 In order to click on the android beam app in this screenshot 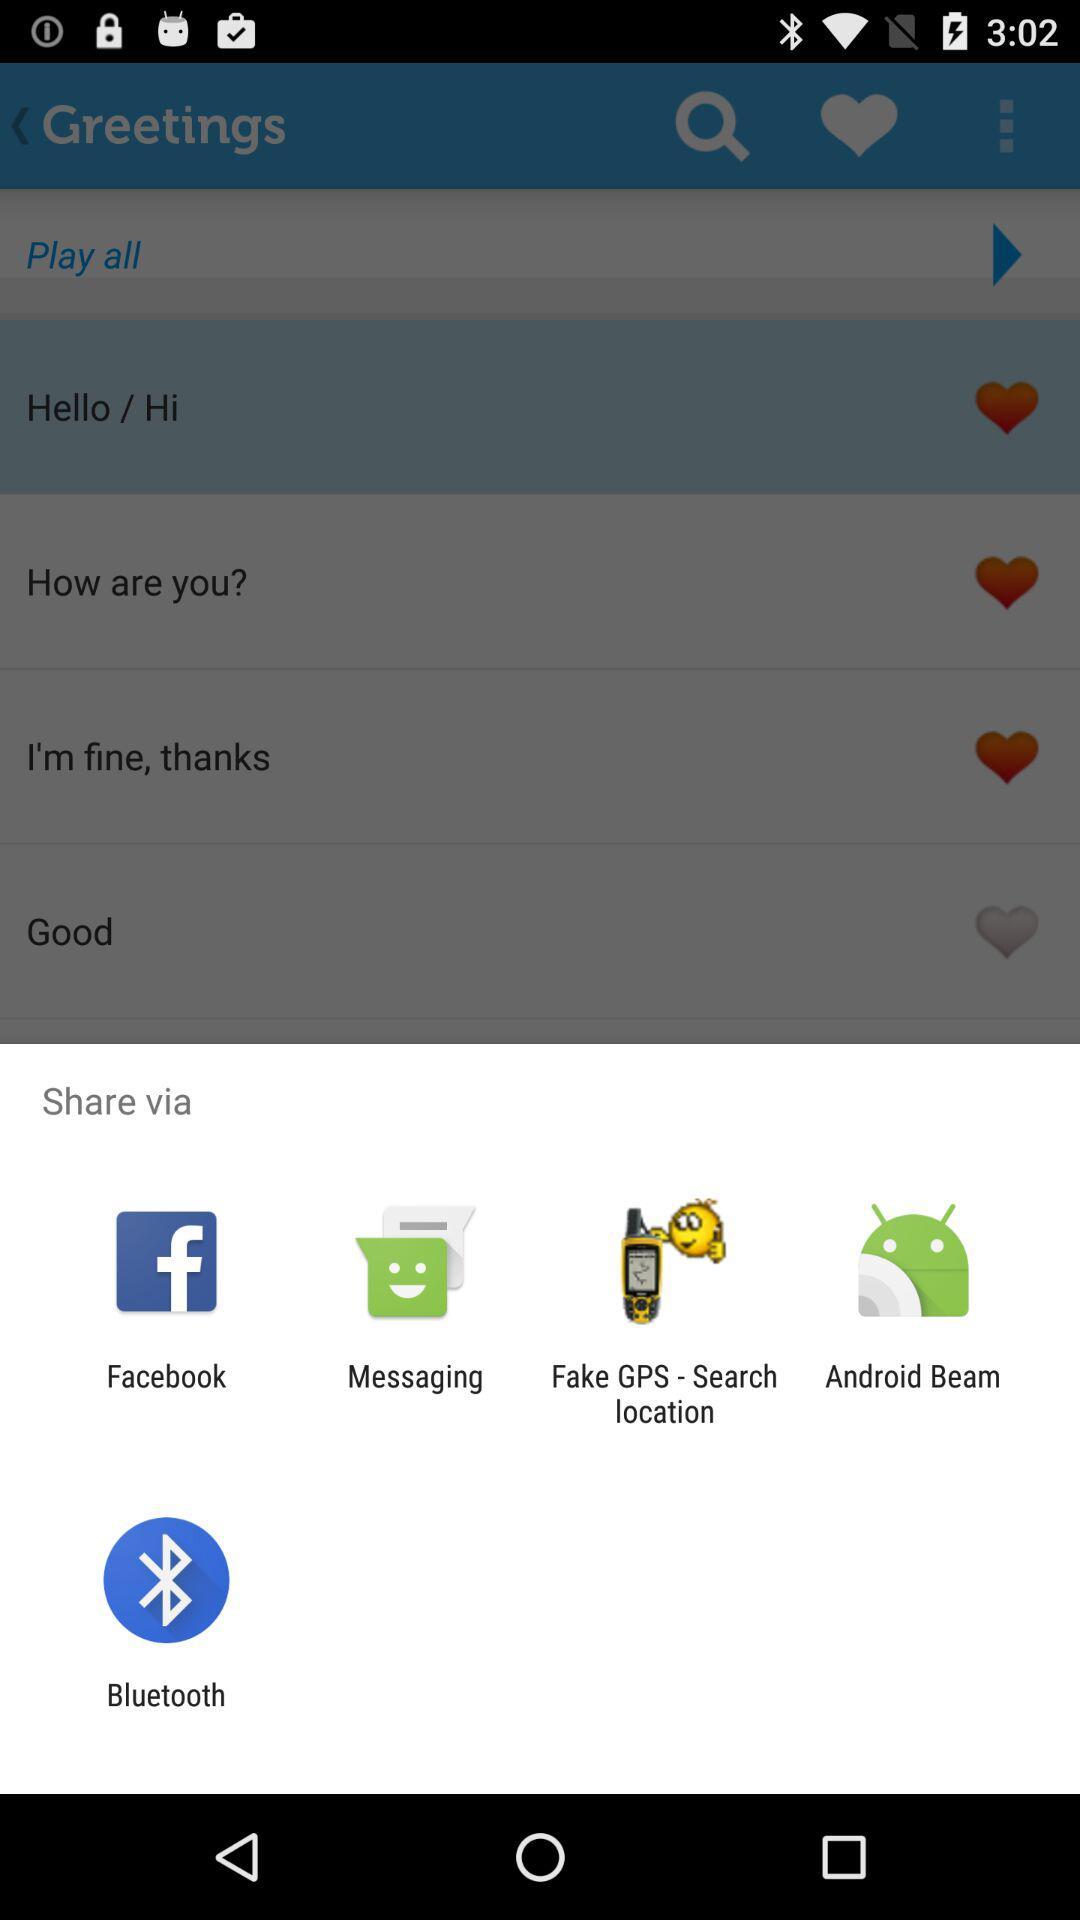, I will do `click(913, 1392)`.